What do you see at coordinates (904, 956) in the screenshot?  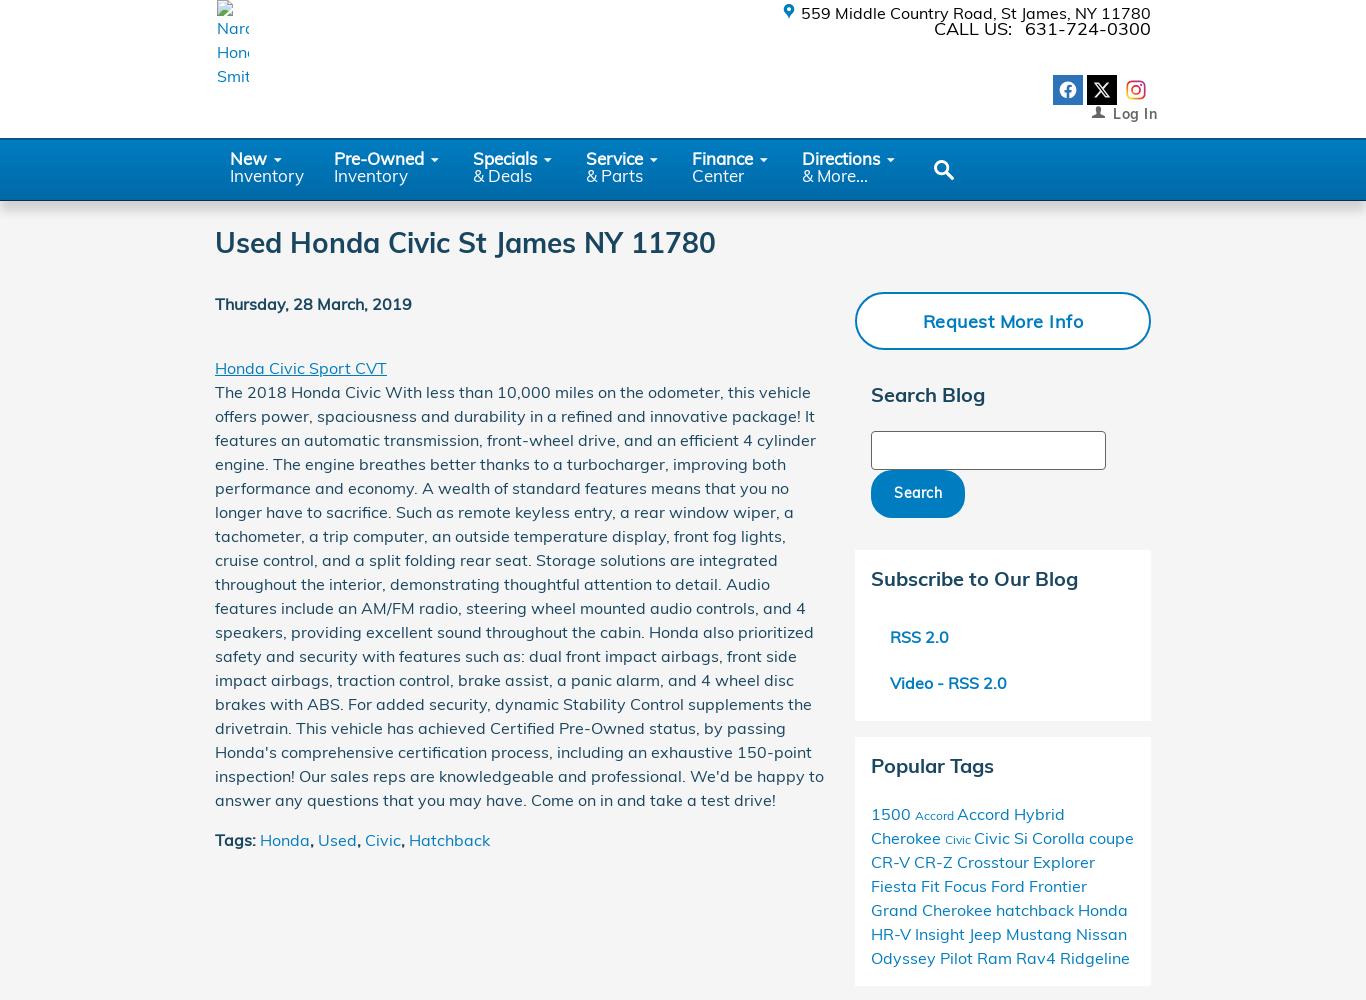 I see `'Odyssey'` at bounding box center [904, 956].